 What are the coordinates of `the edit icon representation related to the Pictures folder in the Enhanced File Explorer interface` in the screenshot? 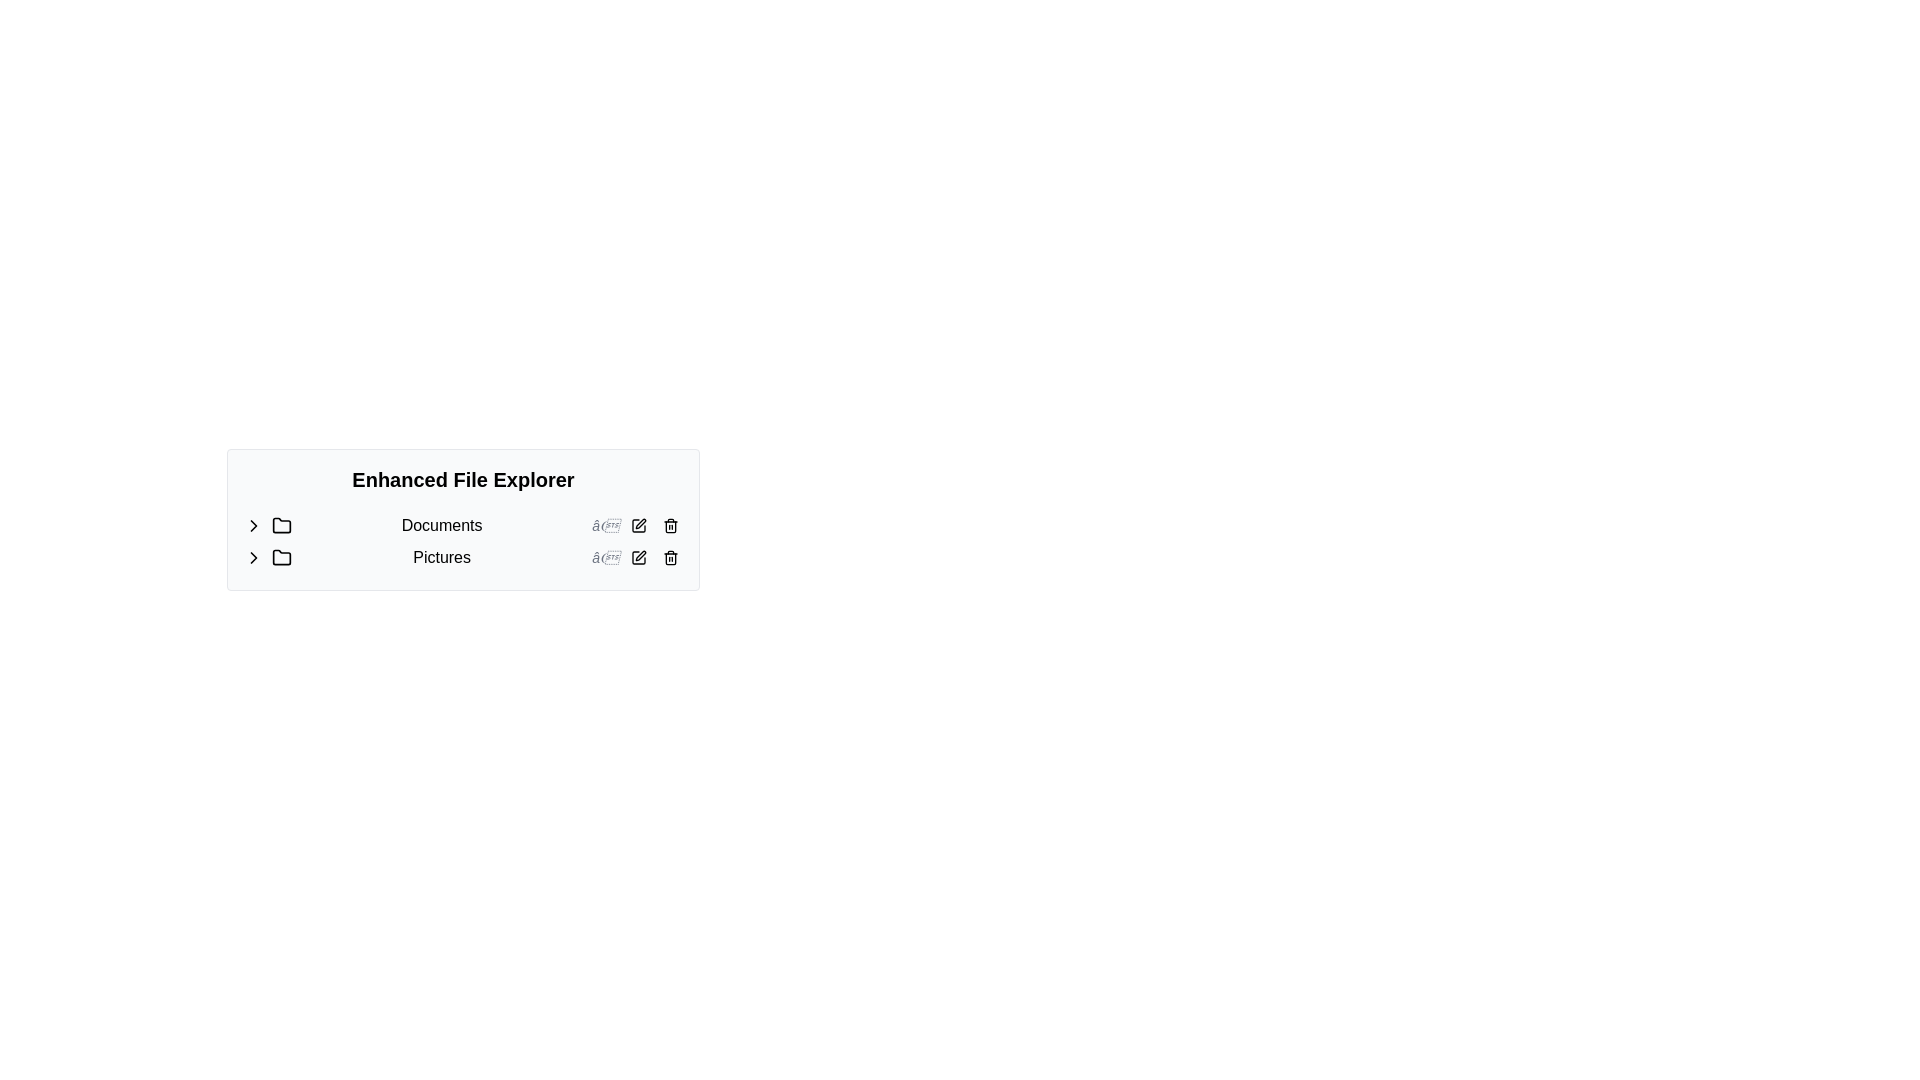 It's located at (637, 558).